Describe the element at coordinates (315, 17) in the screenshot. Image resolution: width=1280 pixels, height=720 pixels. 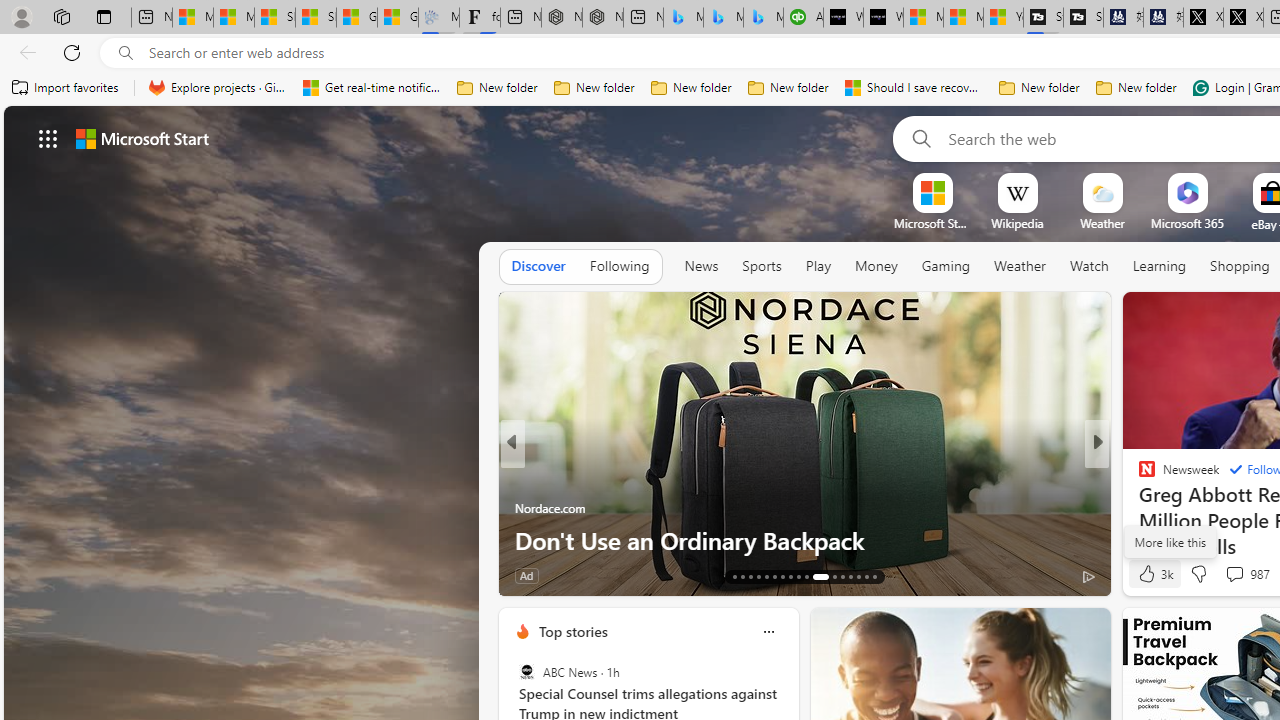
I see `'Shanghai, China weather forecast | Microsoft Weather'` at that location.